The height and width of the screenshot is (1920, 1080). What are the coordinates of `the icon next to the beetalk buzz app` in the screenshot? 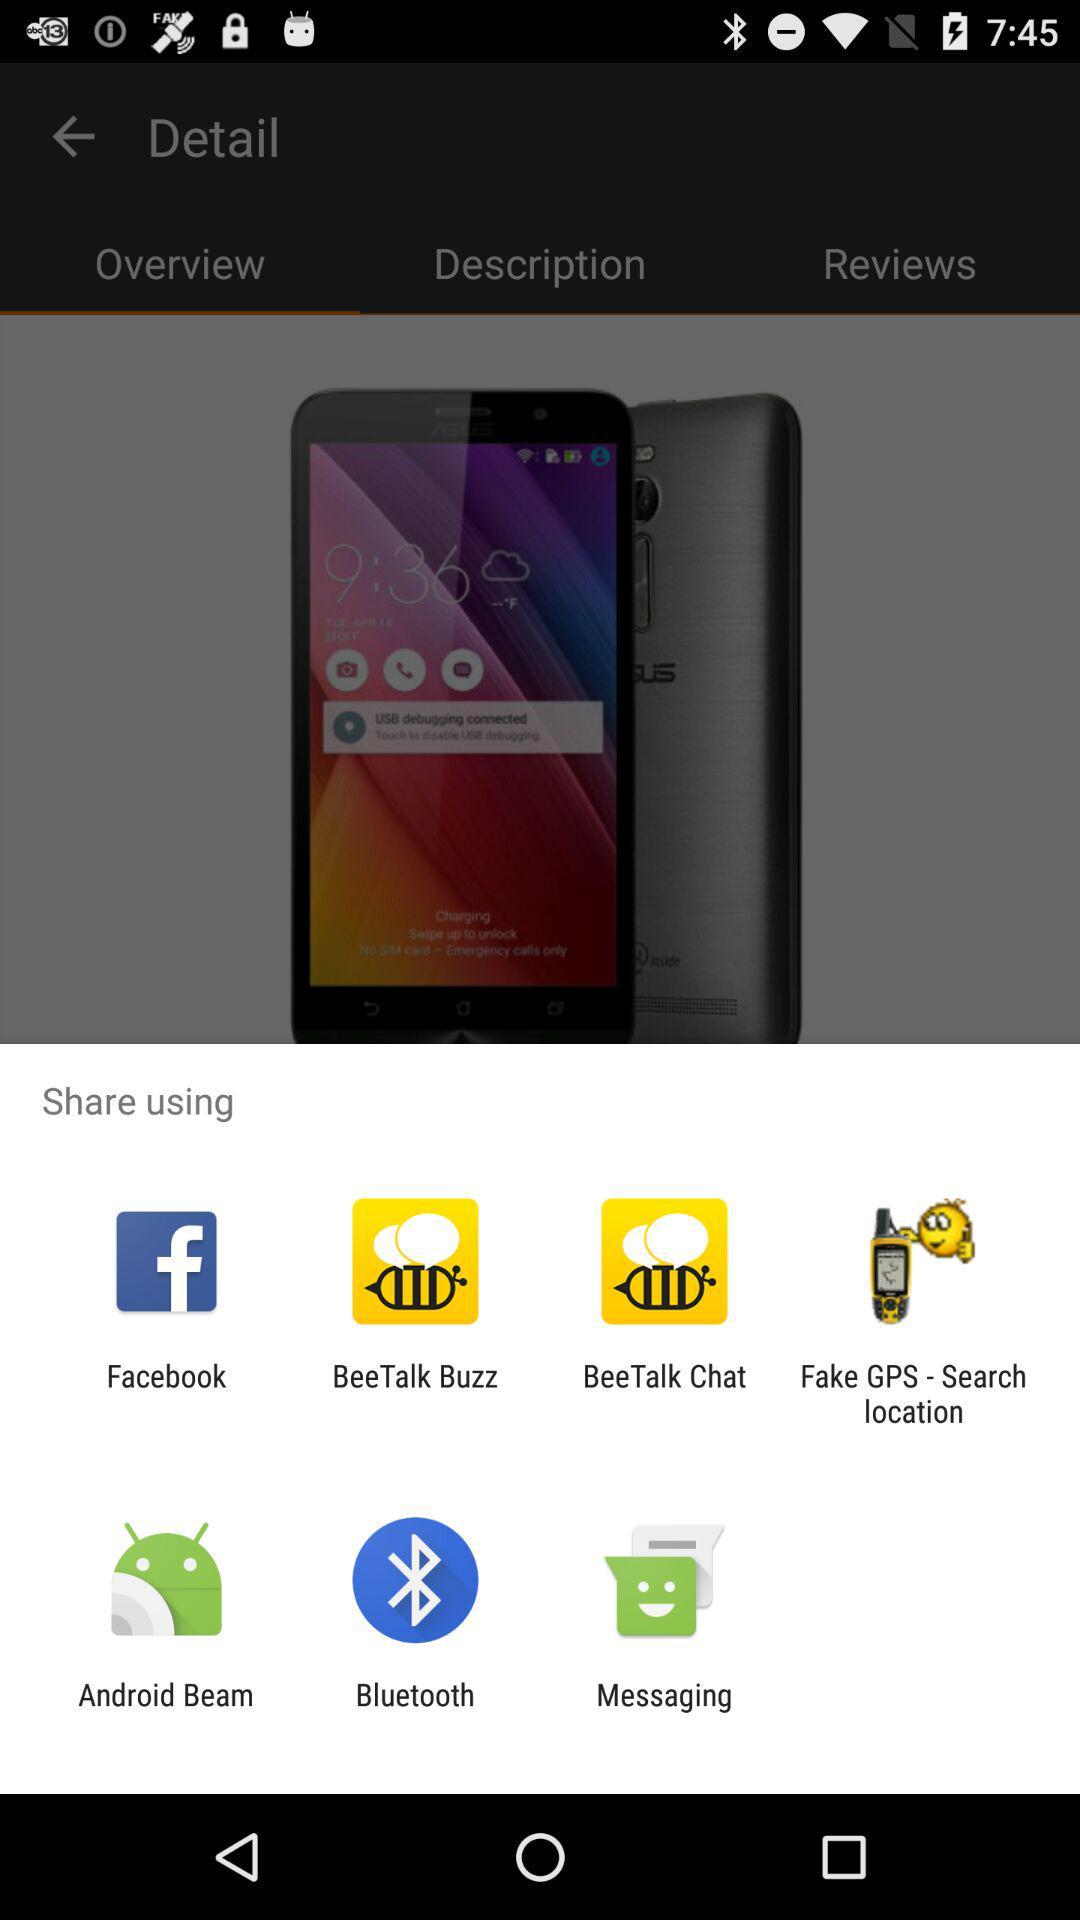 It's located at (165, 1392).